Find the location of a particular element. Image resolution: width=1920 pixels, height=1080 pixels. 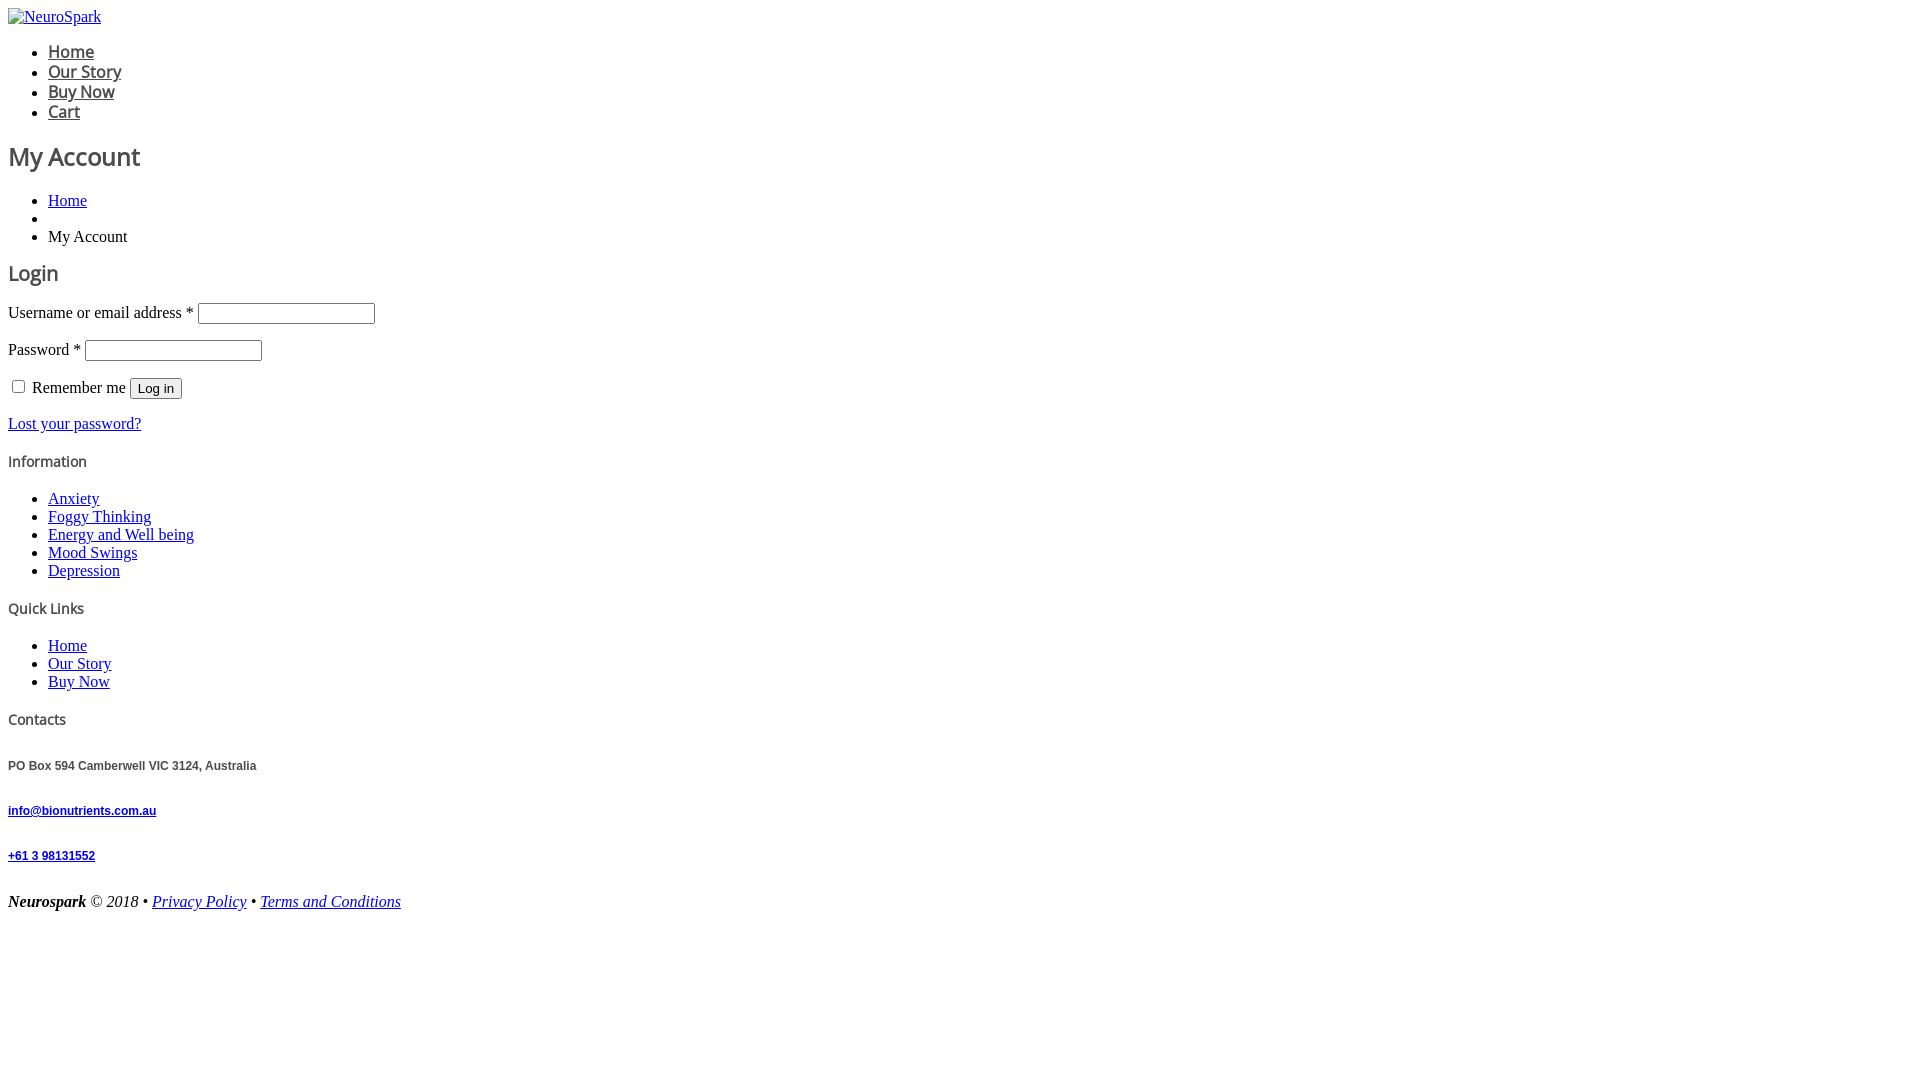

'Depression' is located at coordinates (82, 570).